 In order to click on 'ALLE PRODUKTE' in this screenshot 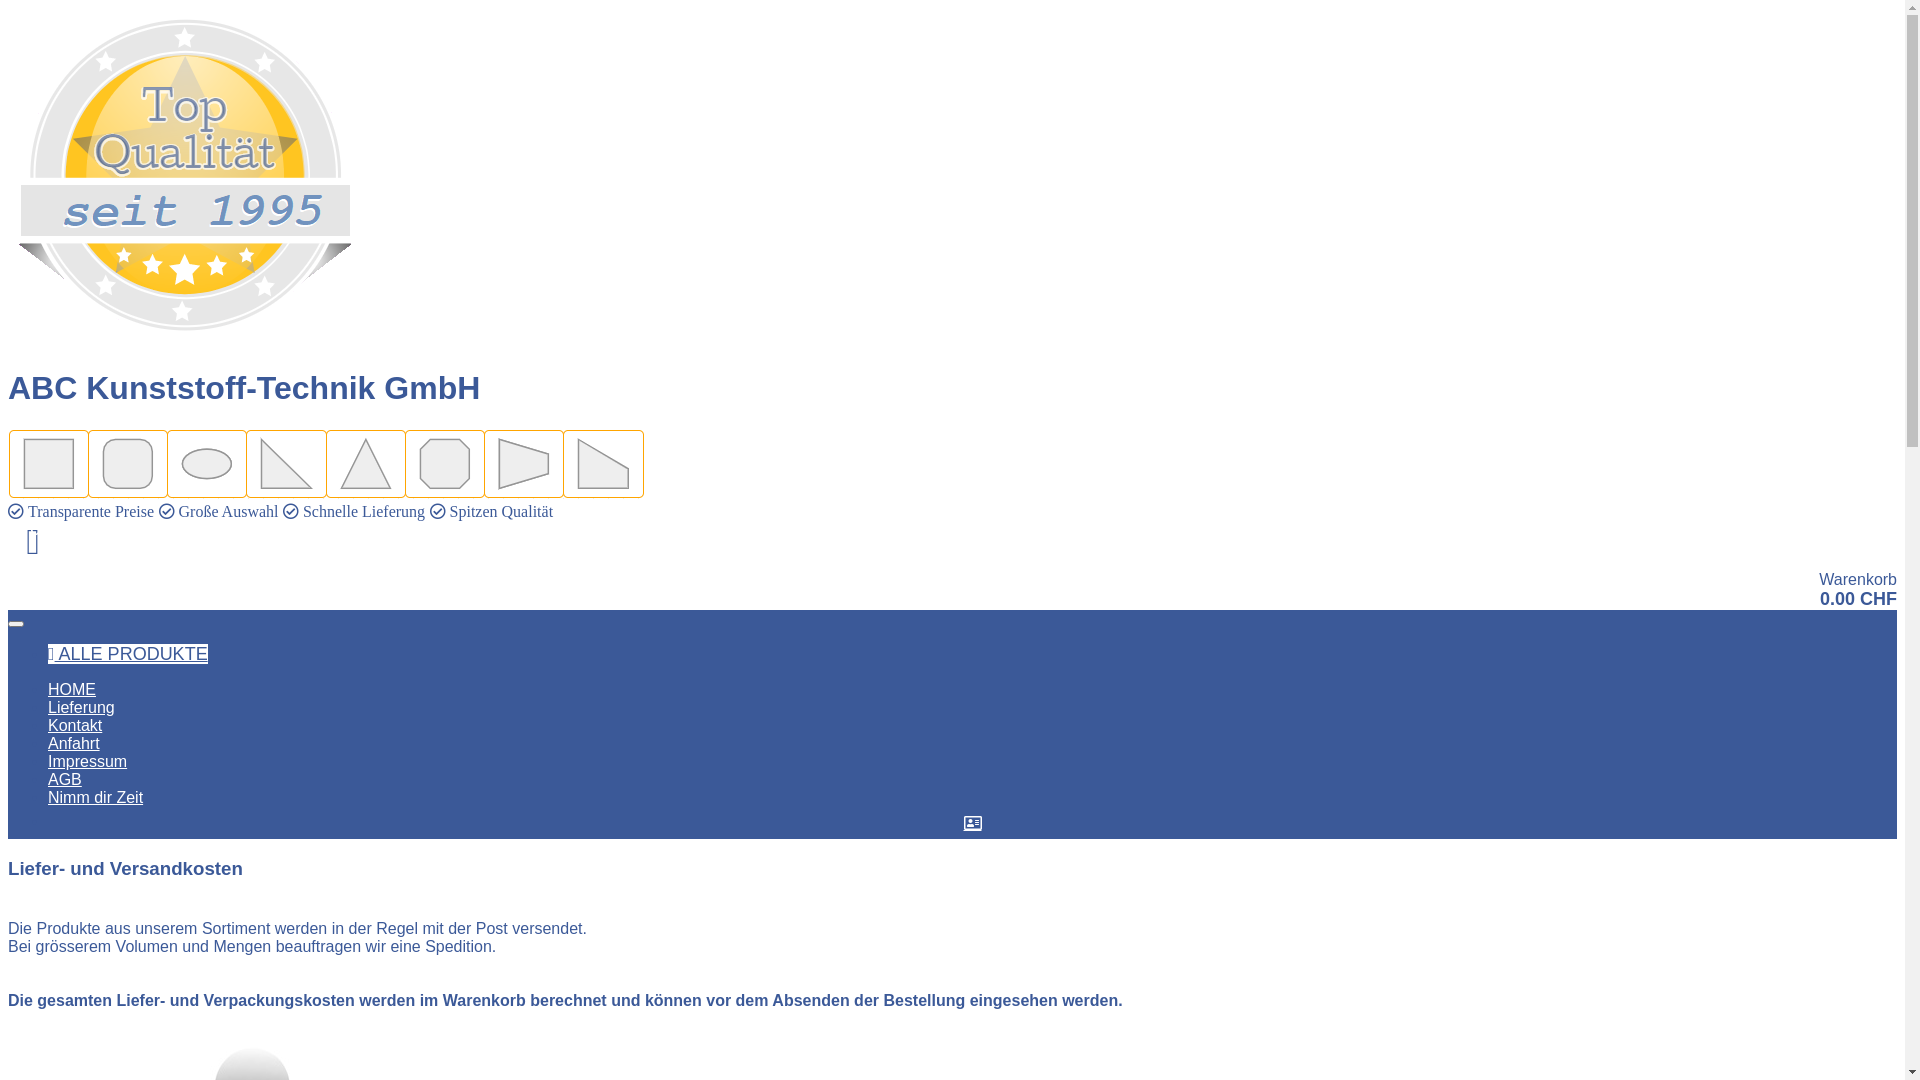, I will do `click(127, 654)`.